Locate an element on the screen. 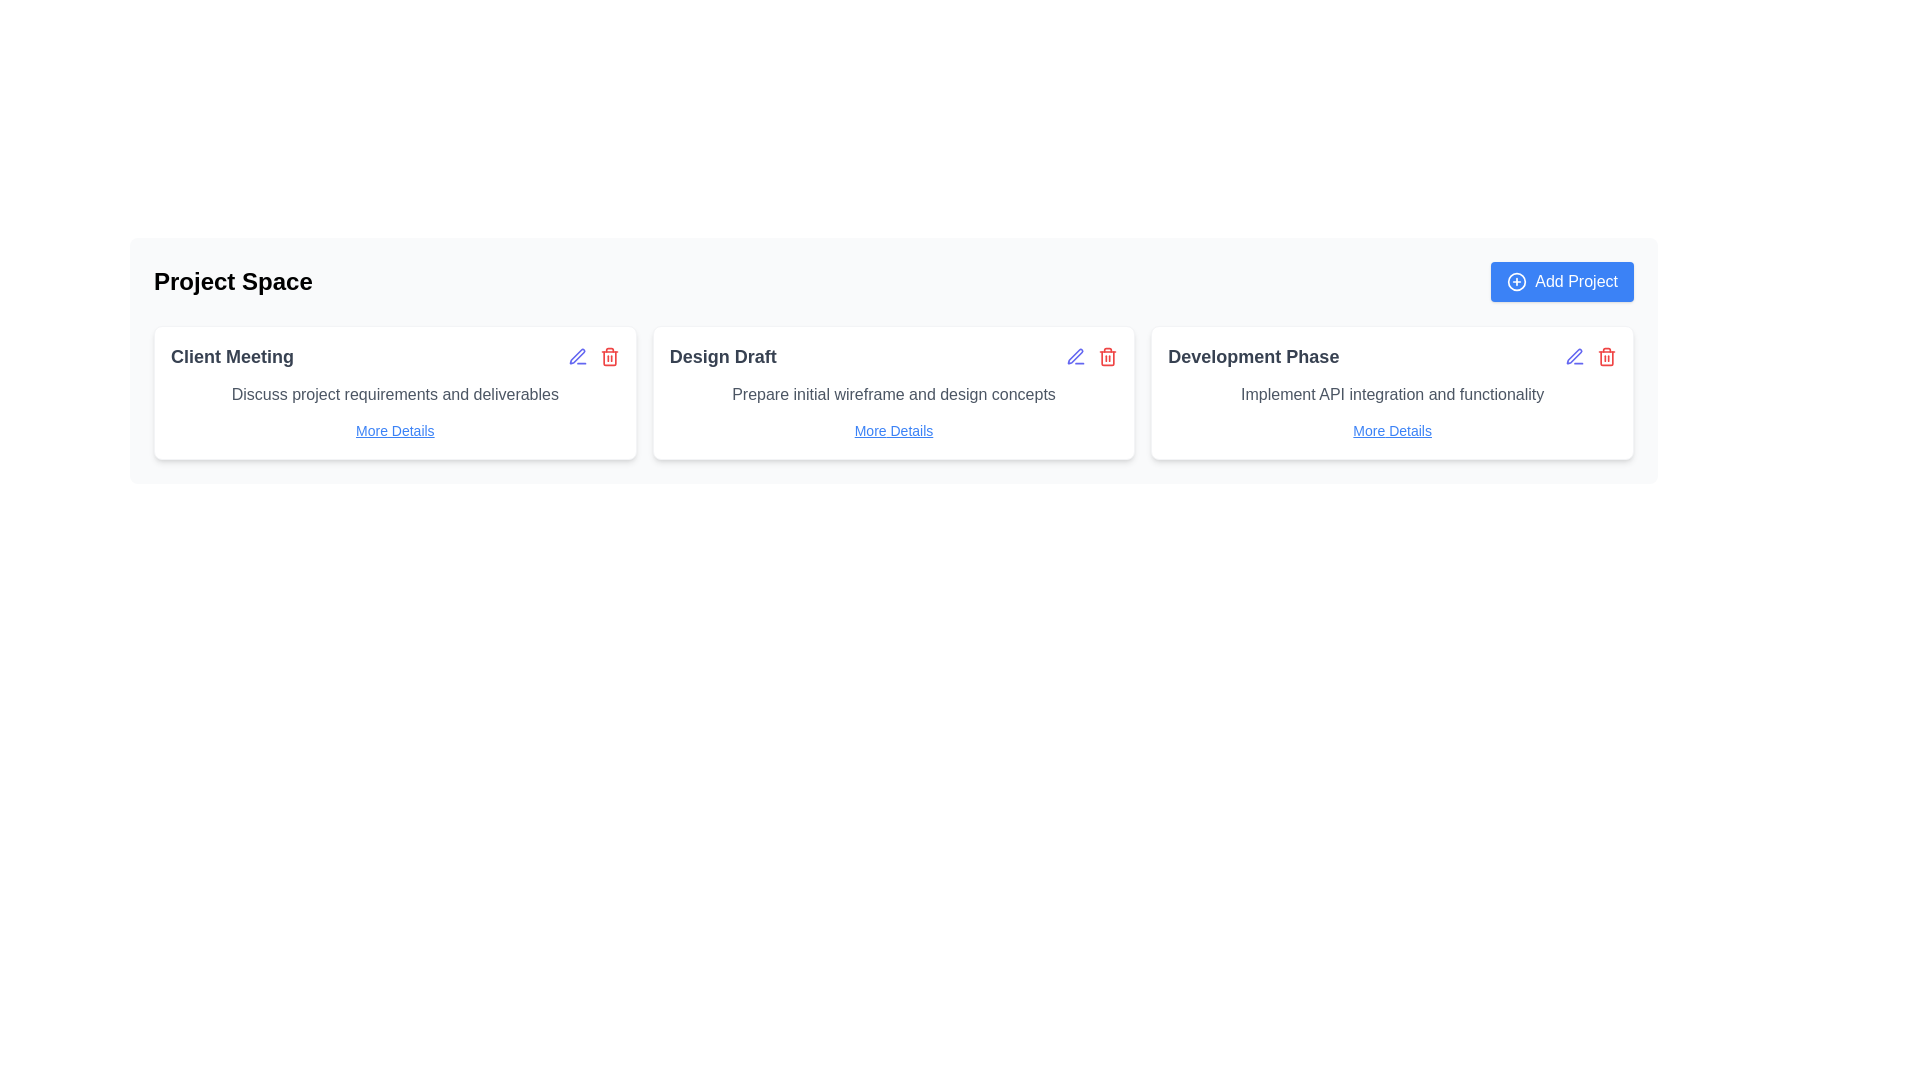 The height and width of the screenshot is (1080, 1920). the text label titled 'Client Meeting' located in the top-left corner of the first card in a row of three cards on the dashboard interface is located at coordinates (232, 356).